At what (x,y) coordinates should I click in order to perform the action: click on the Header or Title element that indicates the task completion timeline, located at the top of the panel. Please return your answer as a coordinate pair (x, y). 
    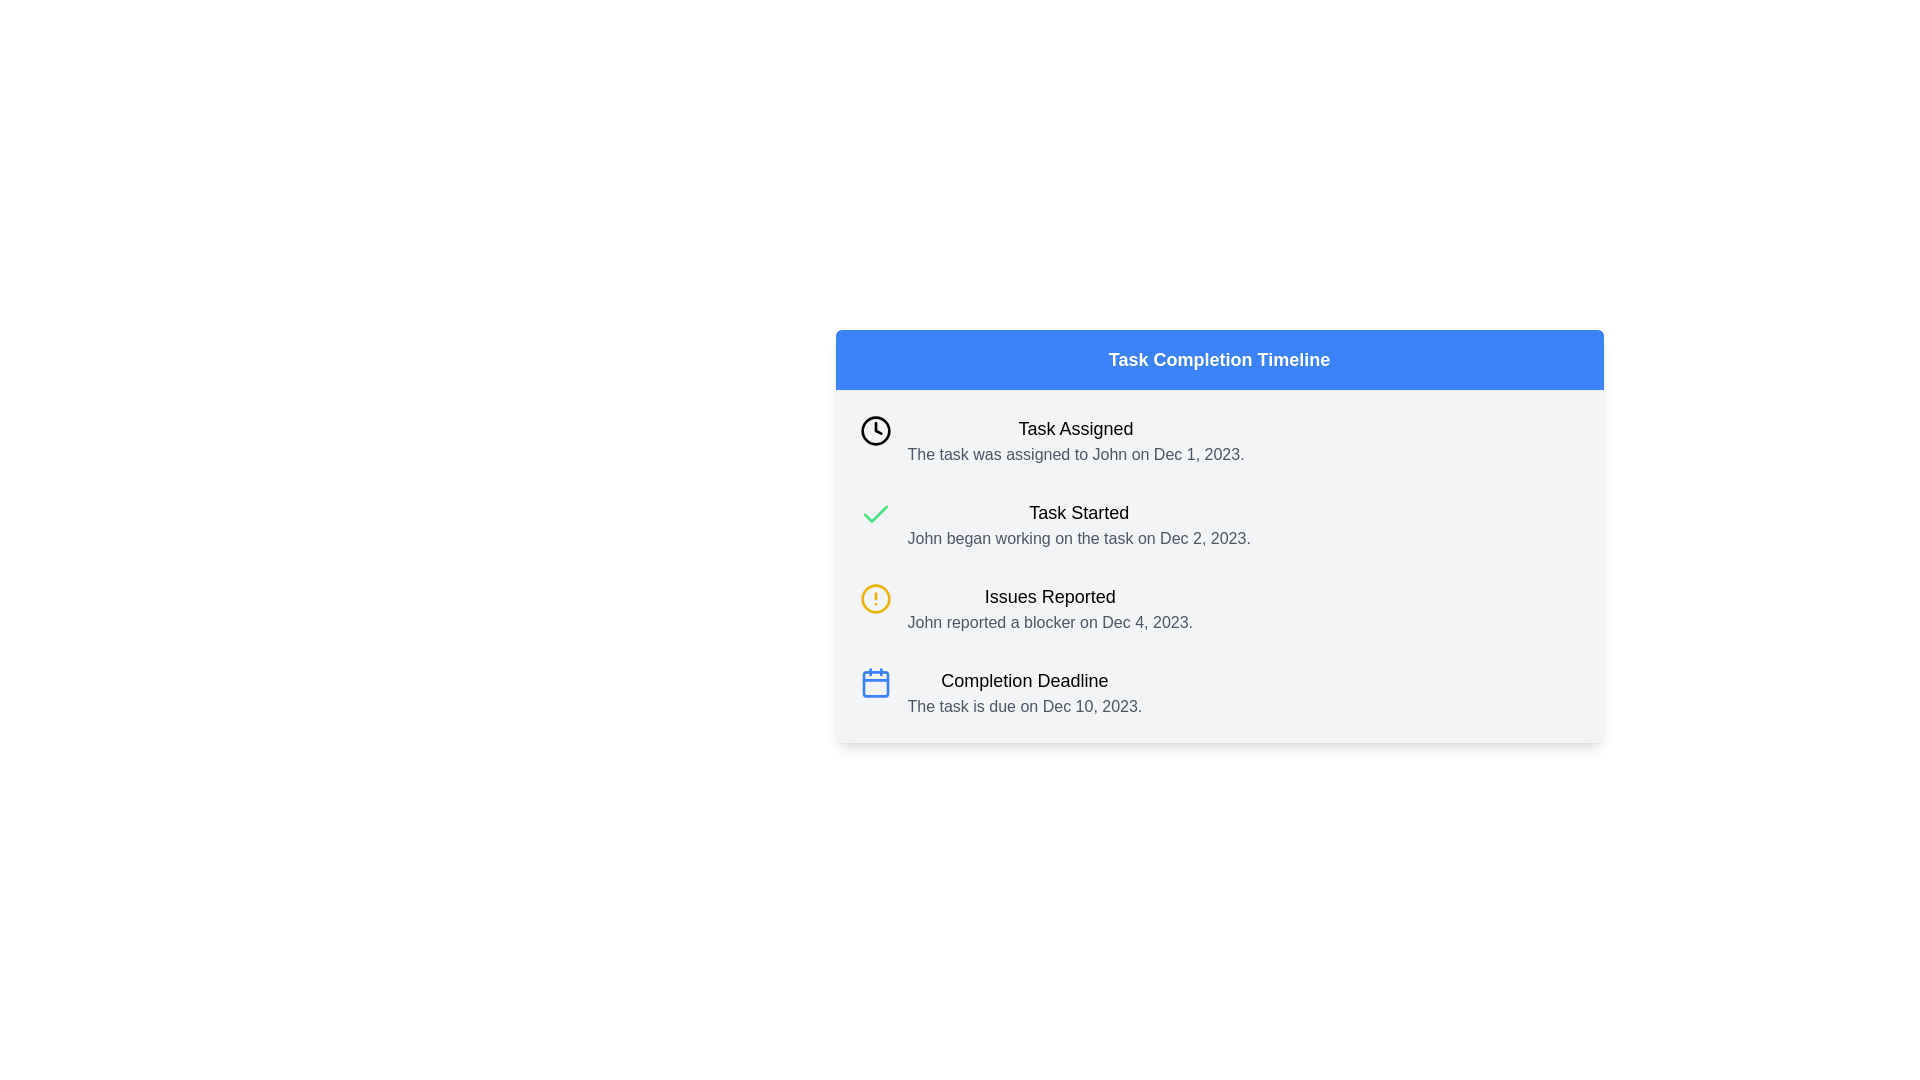
    Looking at the image, I should click on (1218, 360).